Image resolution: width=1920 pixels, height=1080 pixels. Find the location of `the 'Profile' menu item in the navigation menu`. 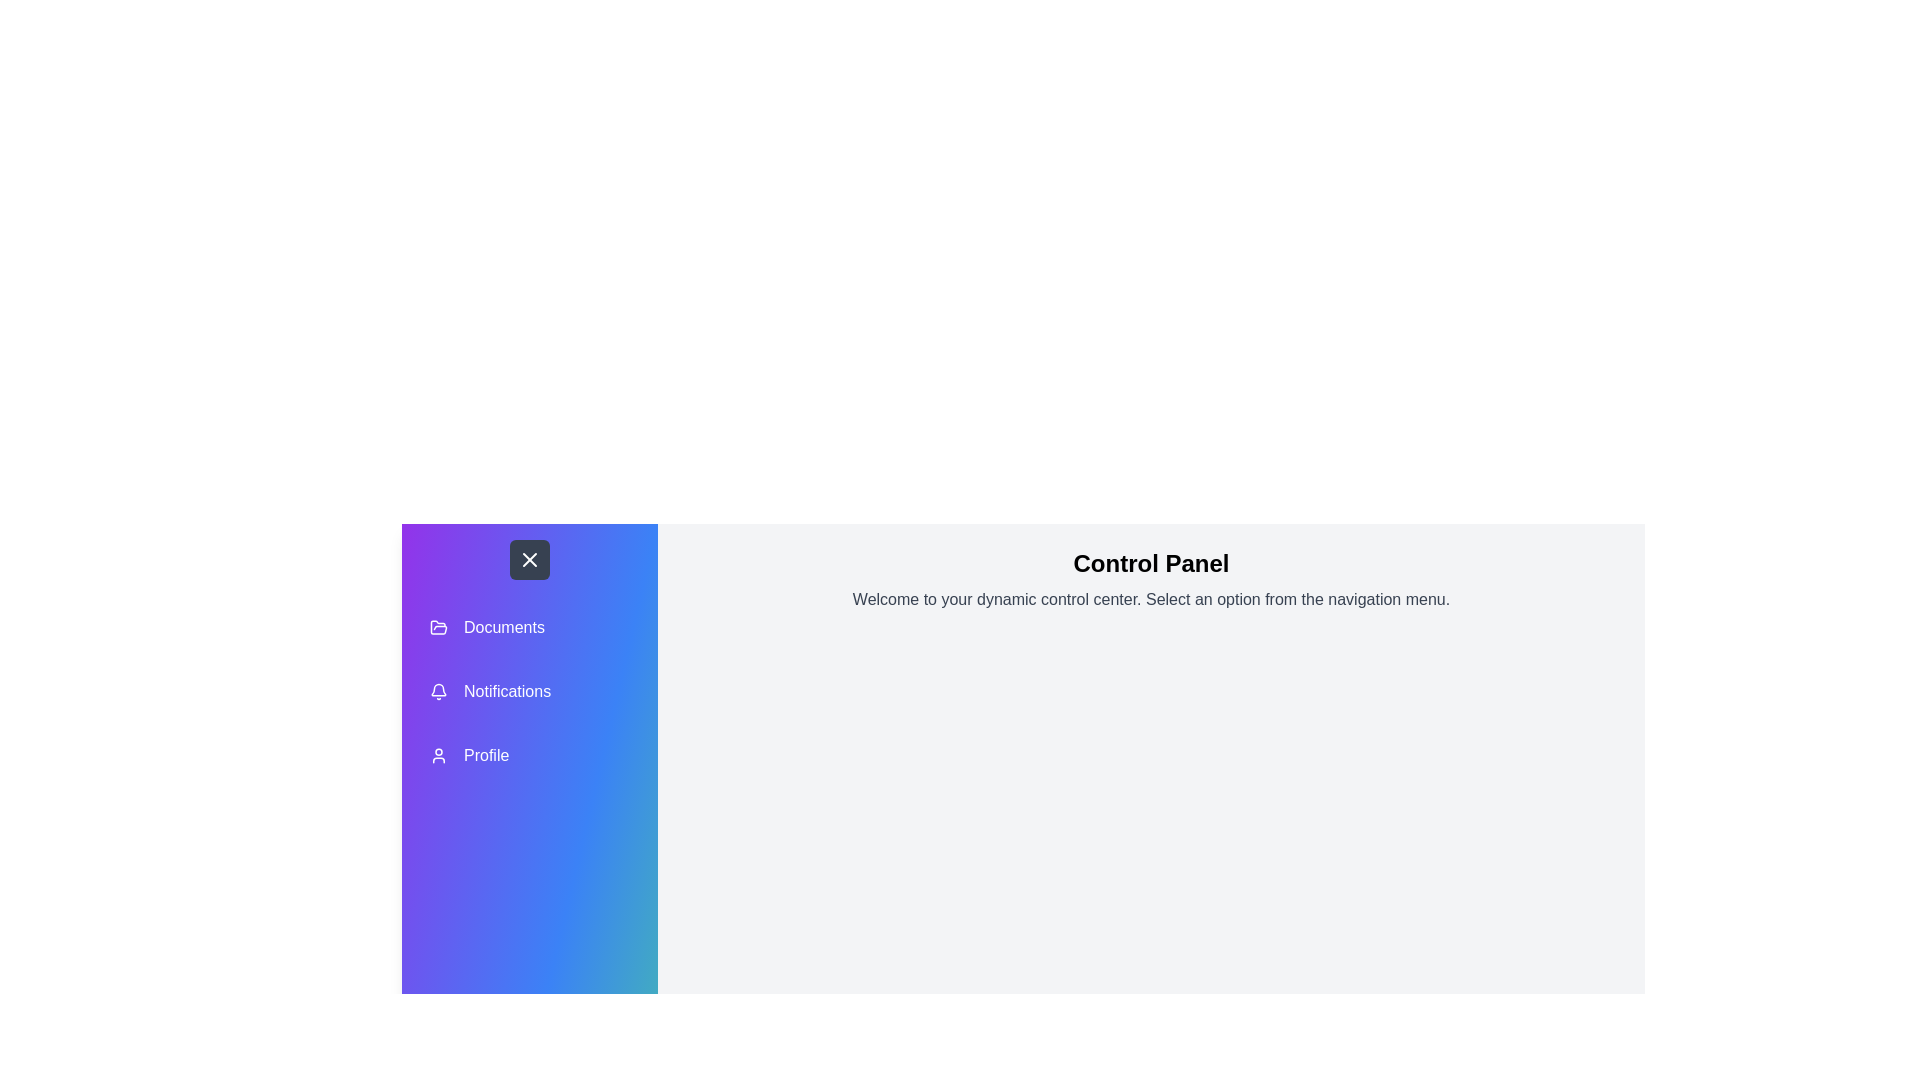

the 'Profile' menu item in the navigation menu is located at coordinates (529, 756).